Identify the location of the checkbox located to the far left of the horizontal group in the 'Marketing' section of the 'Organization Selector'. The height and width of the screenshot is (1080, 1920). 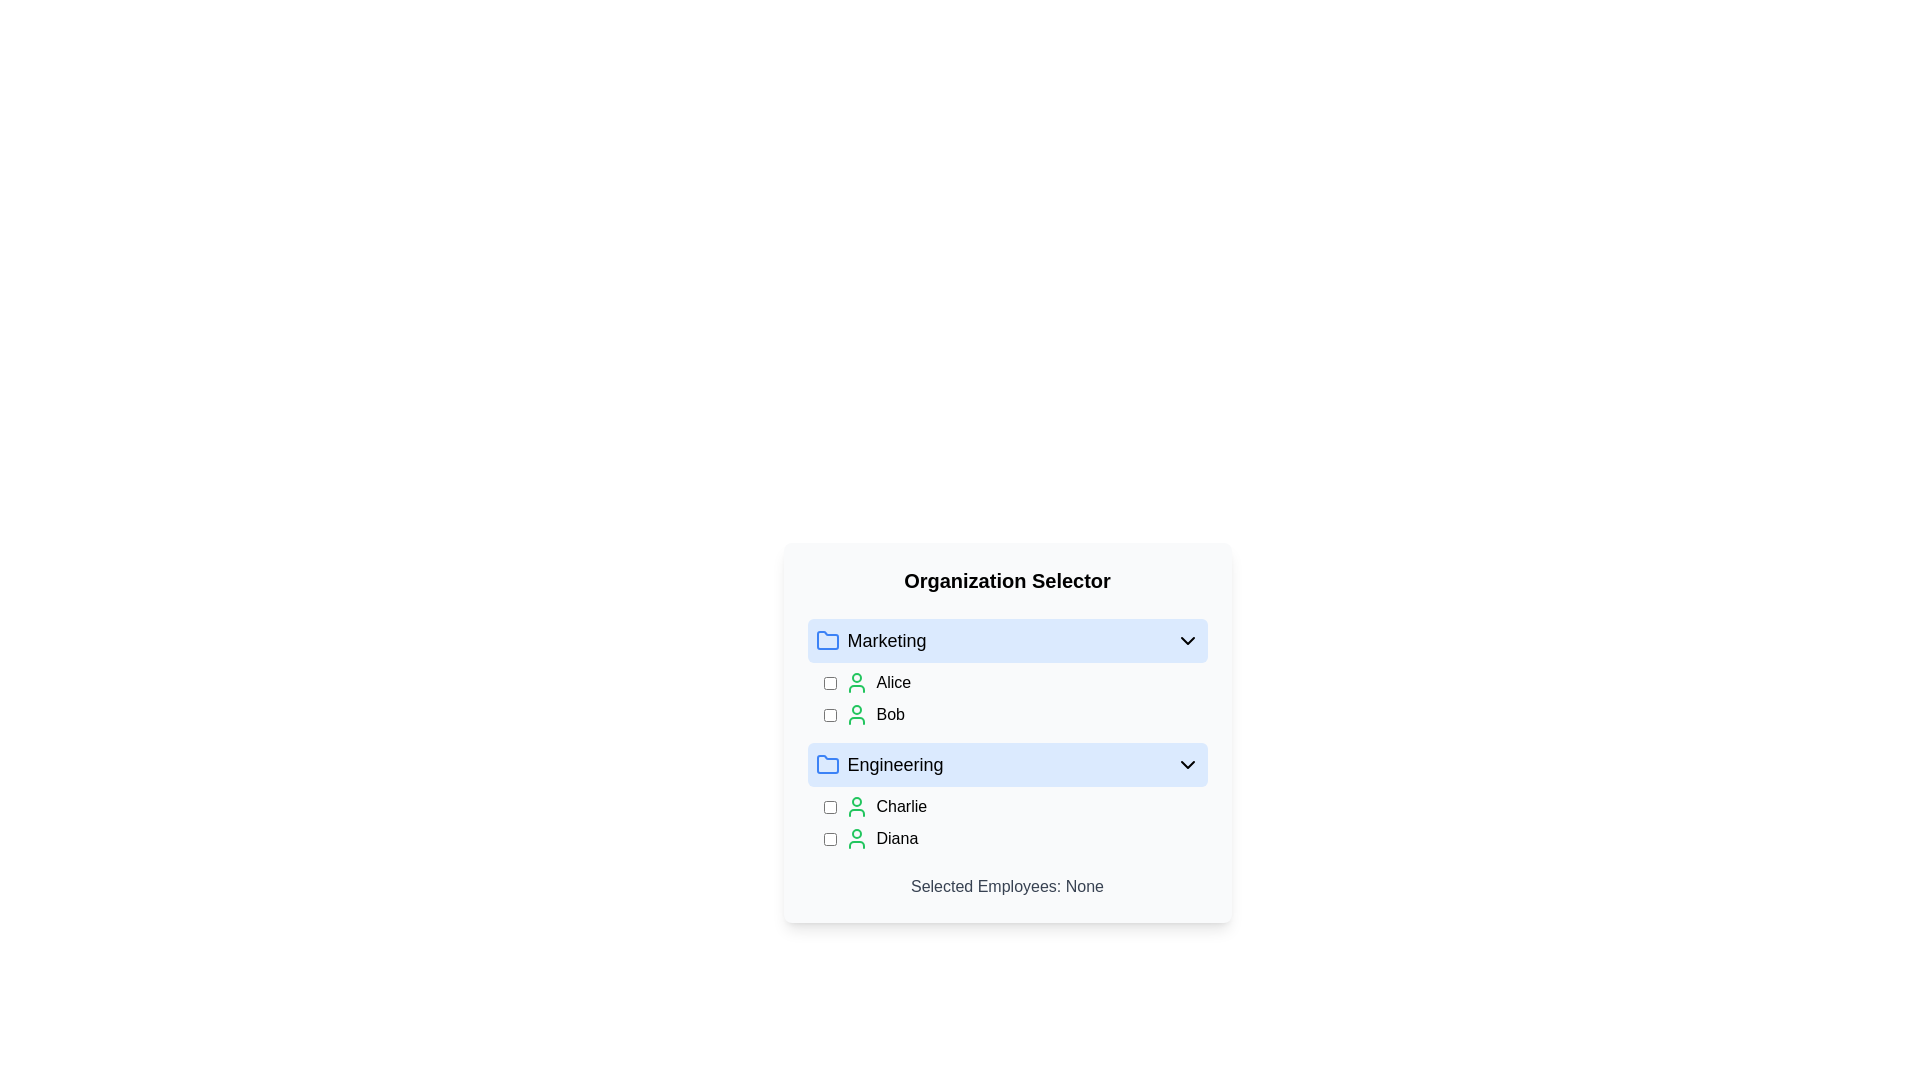
(830, 681).